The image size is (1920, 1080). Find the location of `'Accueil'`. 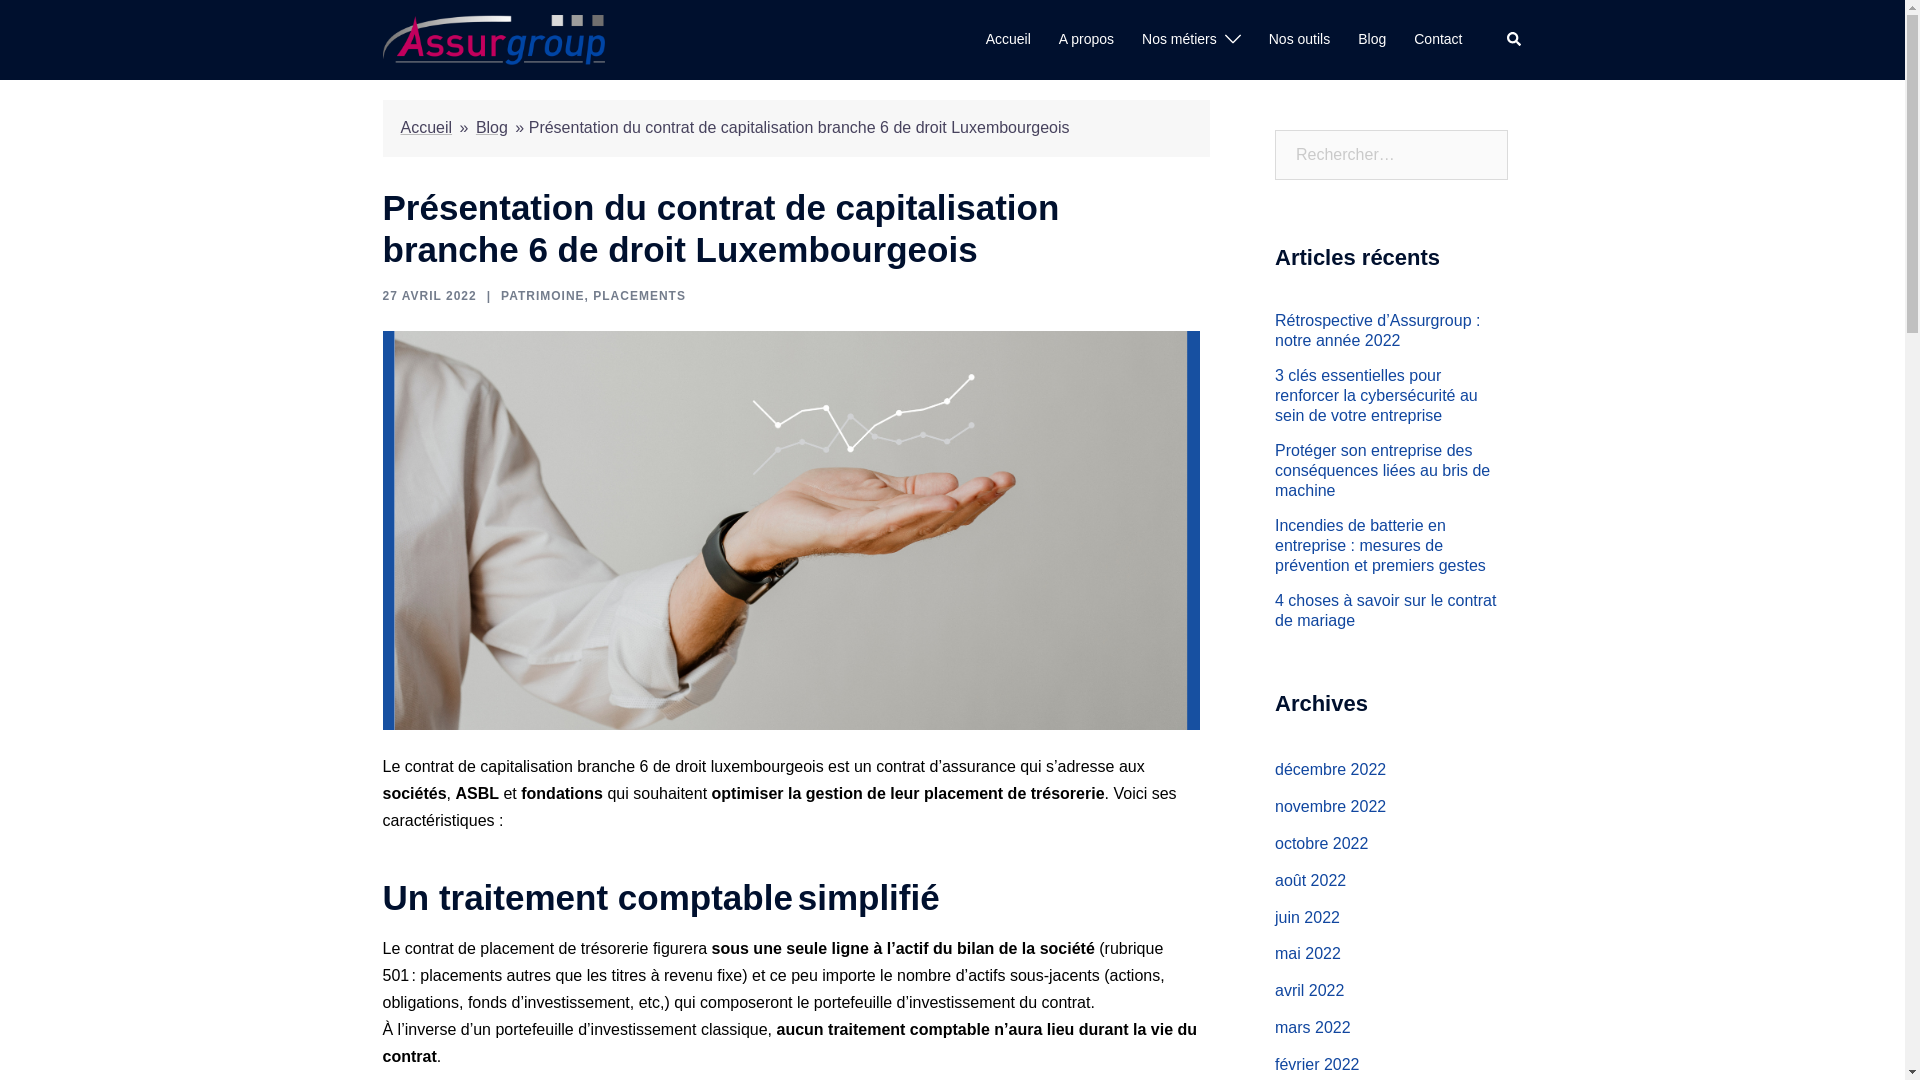

'Accueil' is located at coordinates (425, 127).